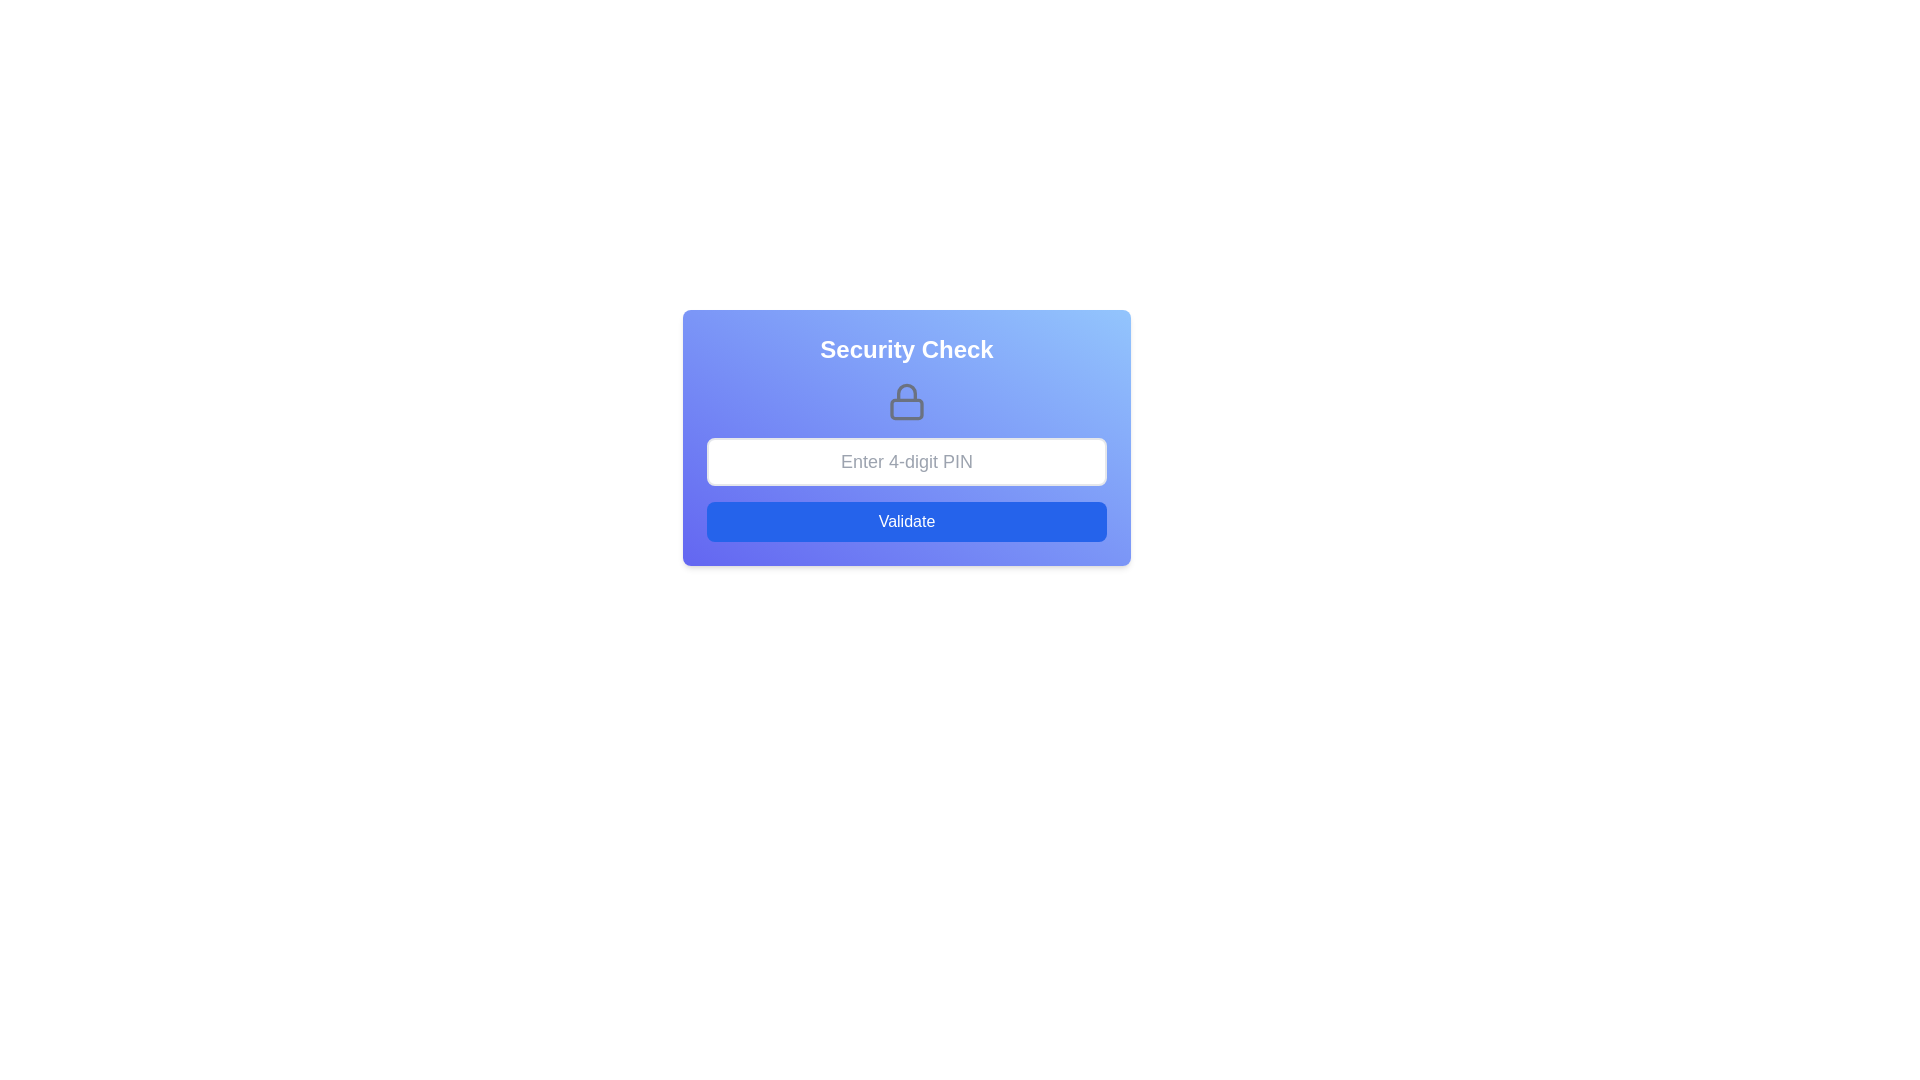 The image size is (1920, 1080). Describe the element at coordinates (906, 408) in the screenshot. I see `the SVG rectangle element with rounded corners located within the lock icon at the center of the dialog box, positioned above the text input field` at that location.